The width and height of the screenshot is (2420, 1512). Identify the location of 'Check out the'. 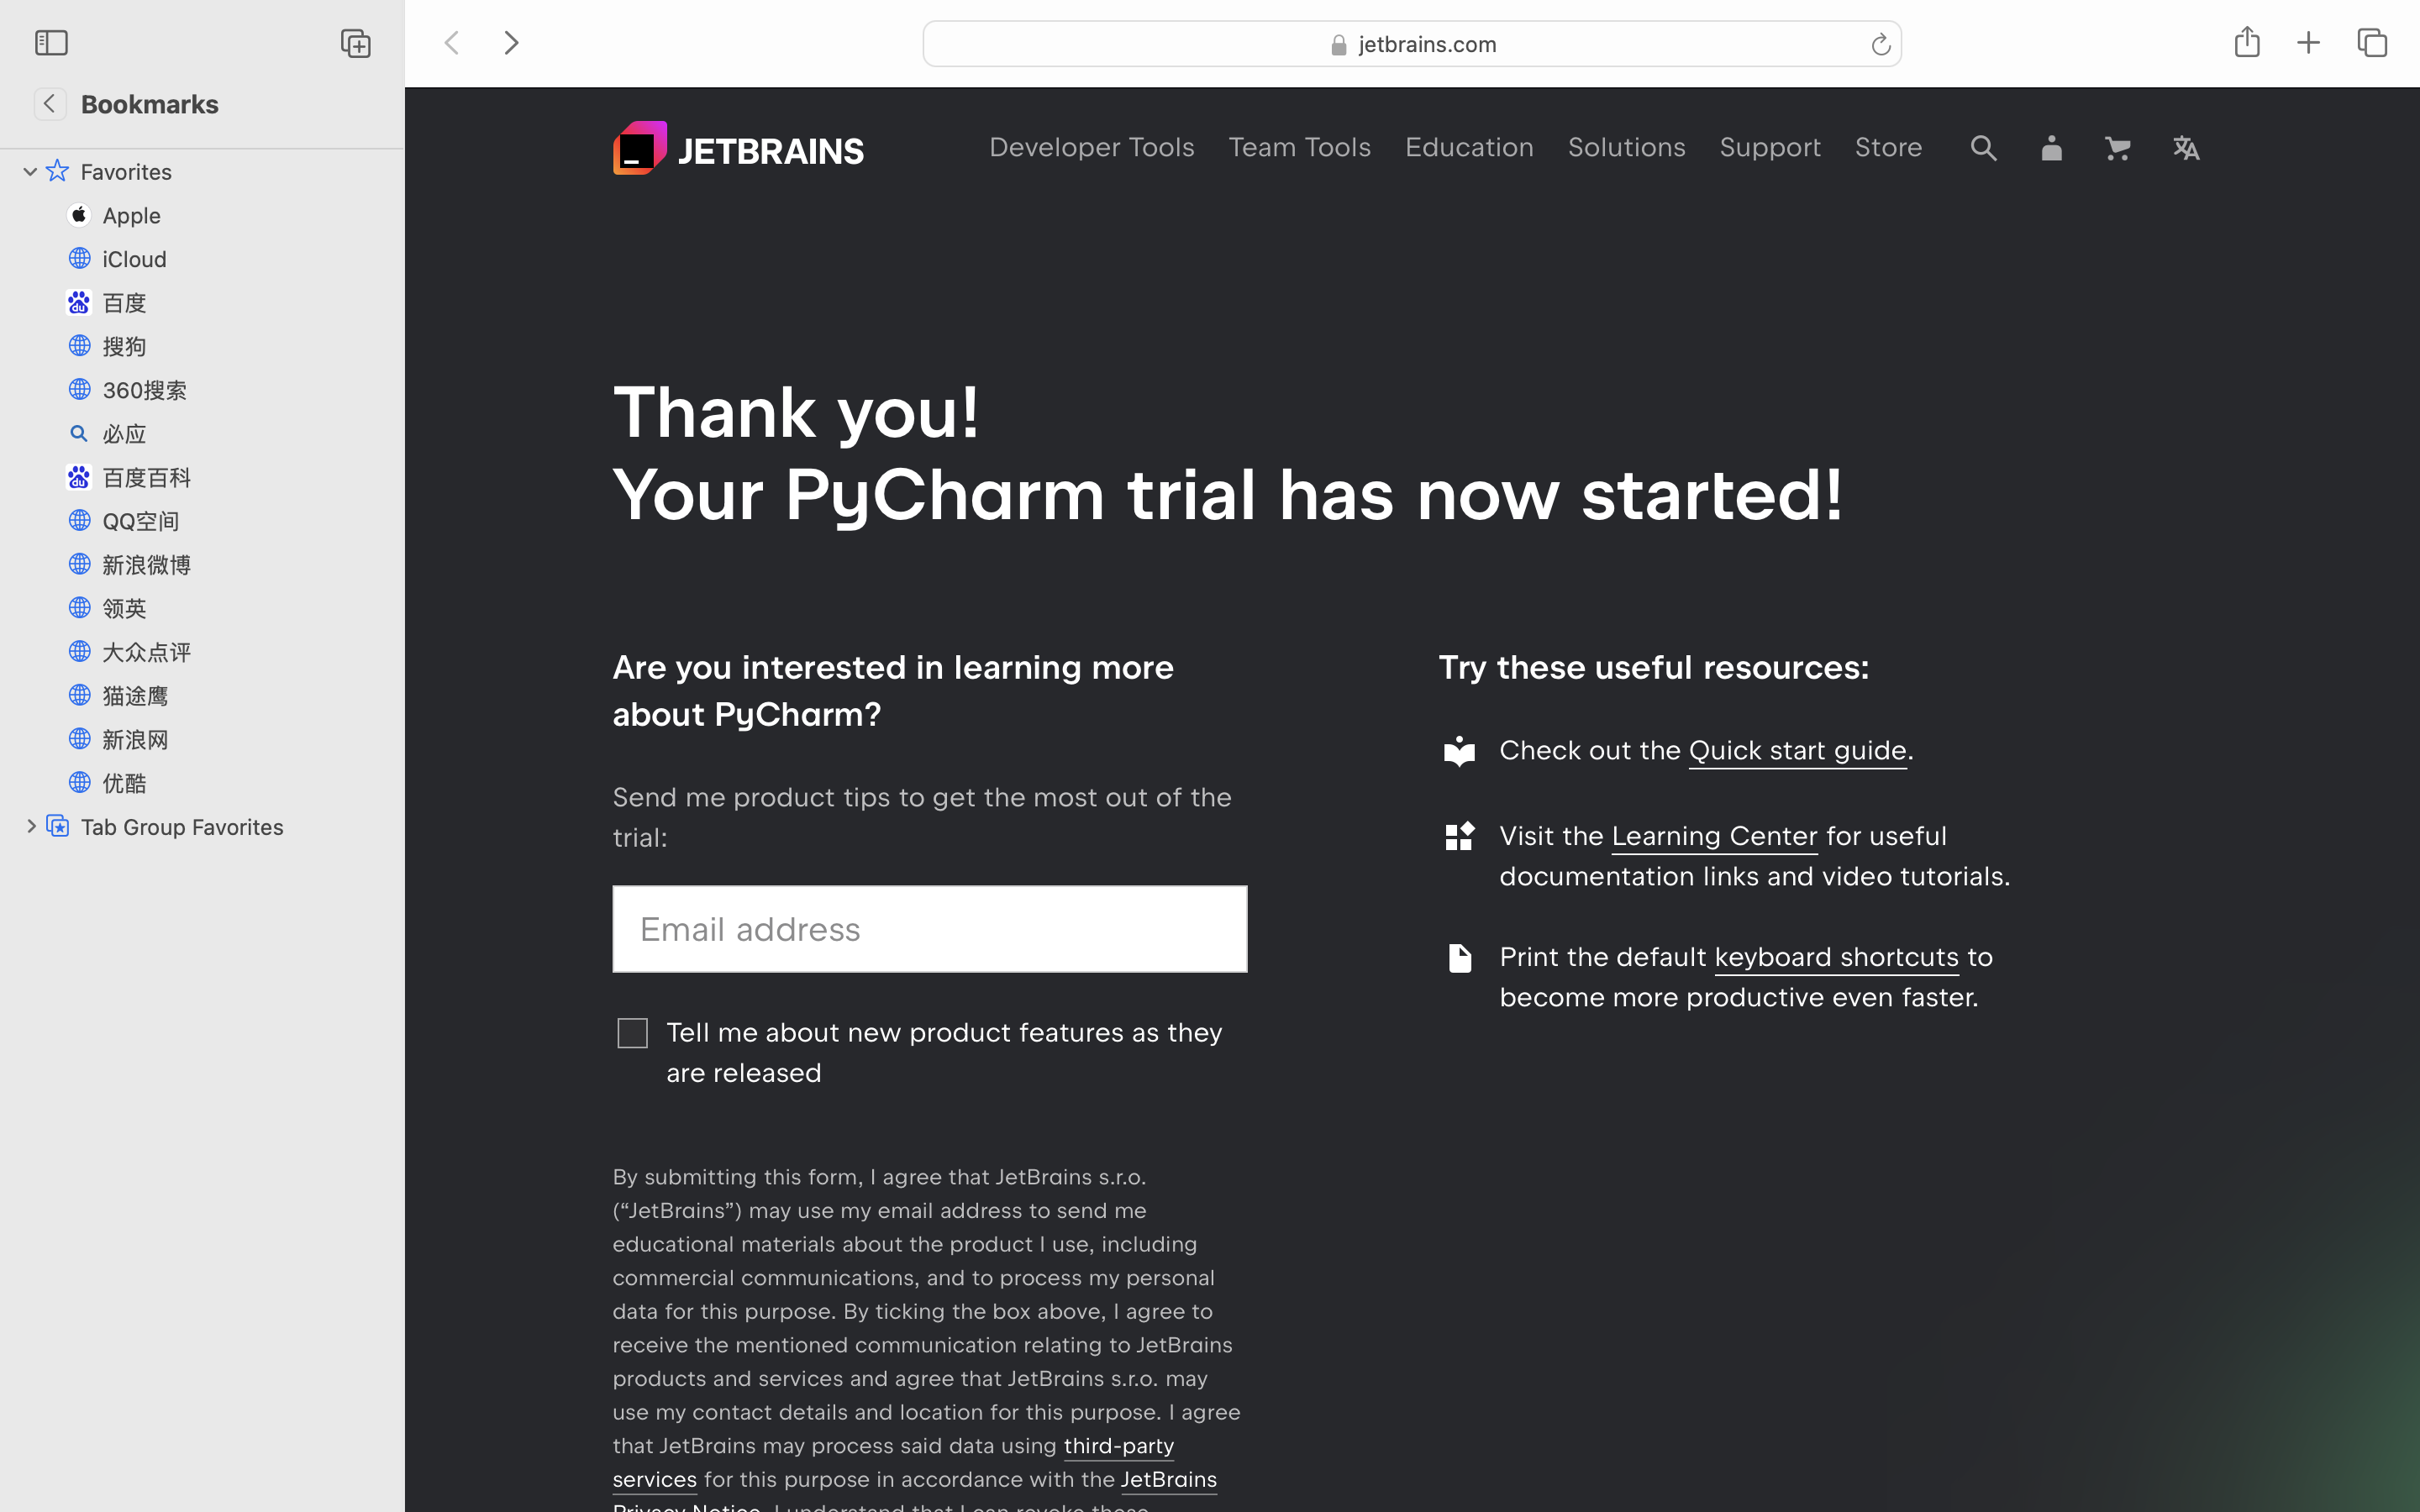
(1593, 748).